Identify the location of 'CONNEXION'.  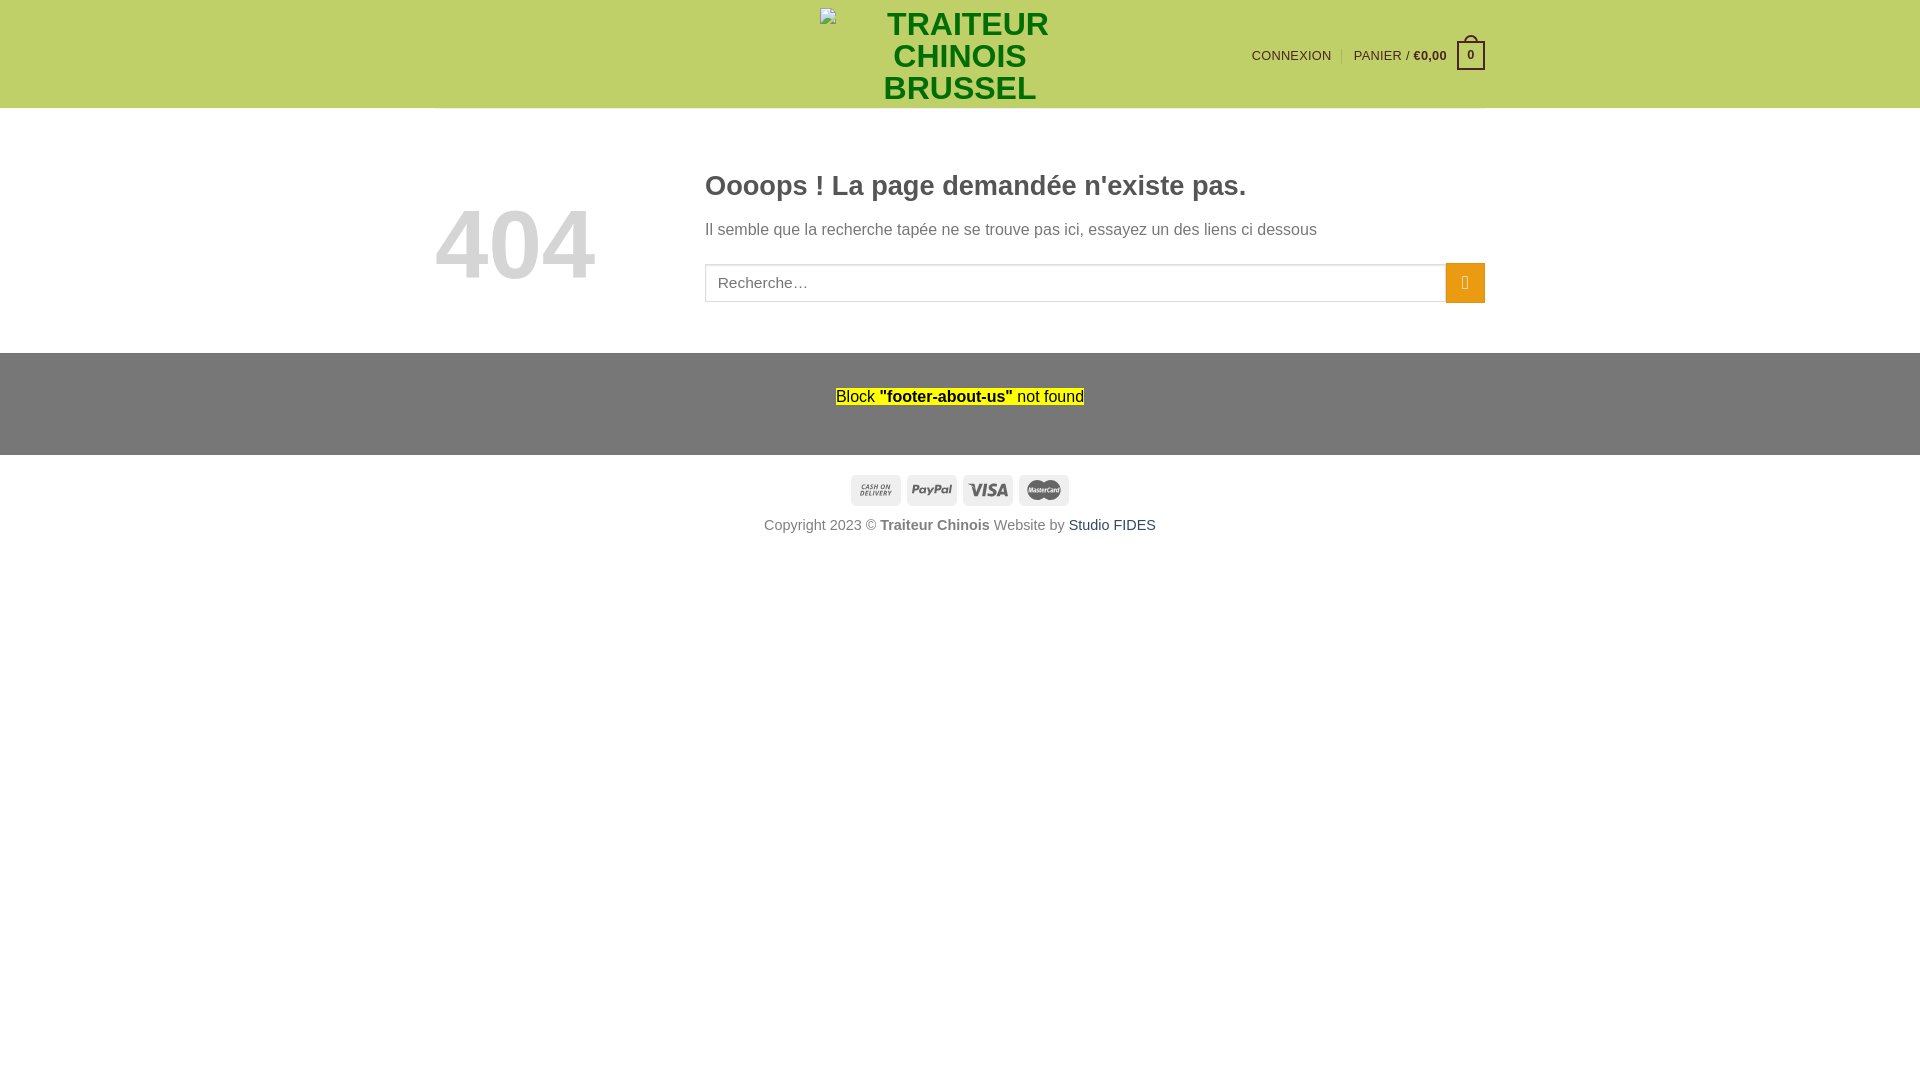
(1251, 55).